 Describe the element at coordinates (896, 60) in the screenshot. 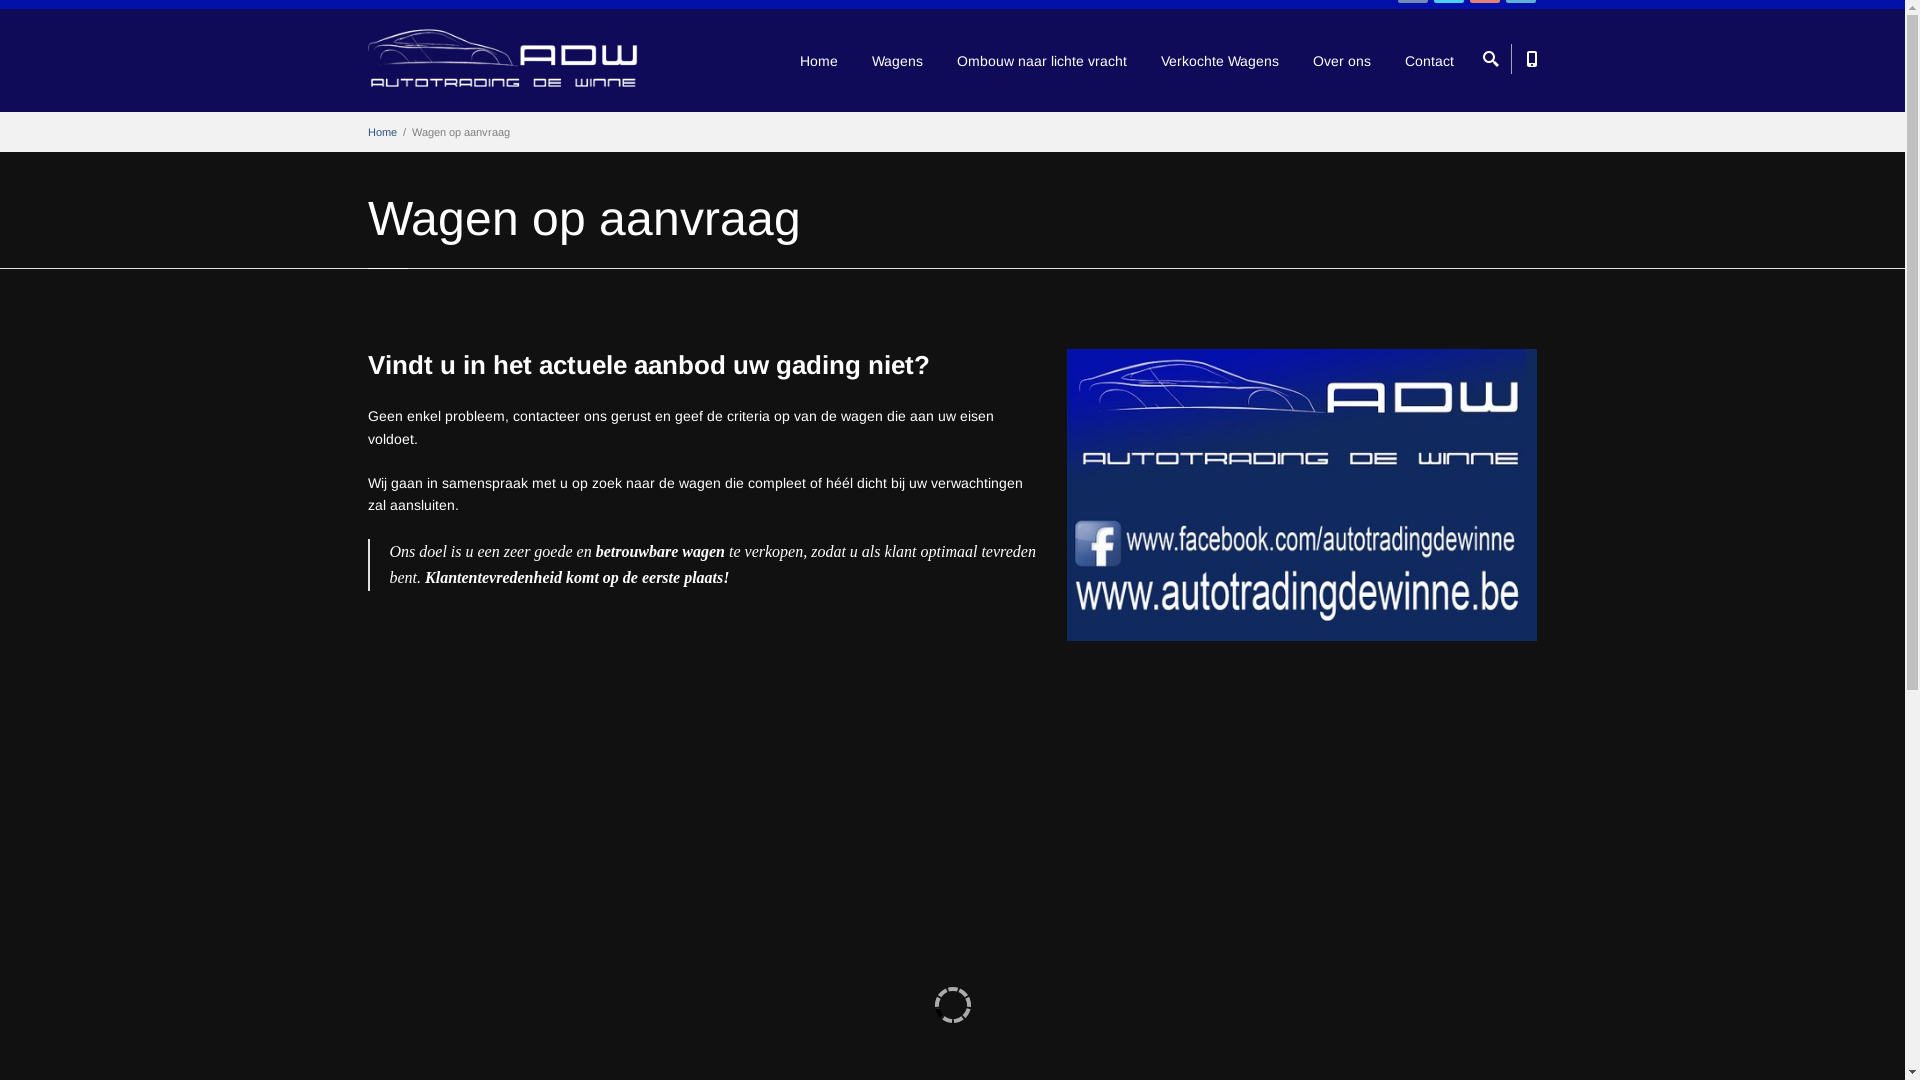

I see `'Wagens'` at that location.